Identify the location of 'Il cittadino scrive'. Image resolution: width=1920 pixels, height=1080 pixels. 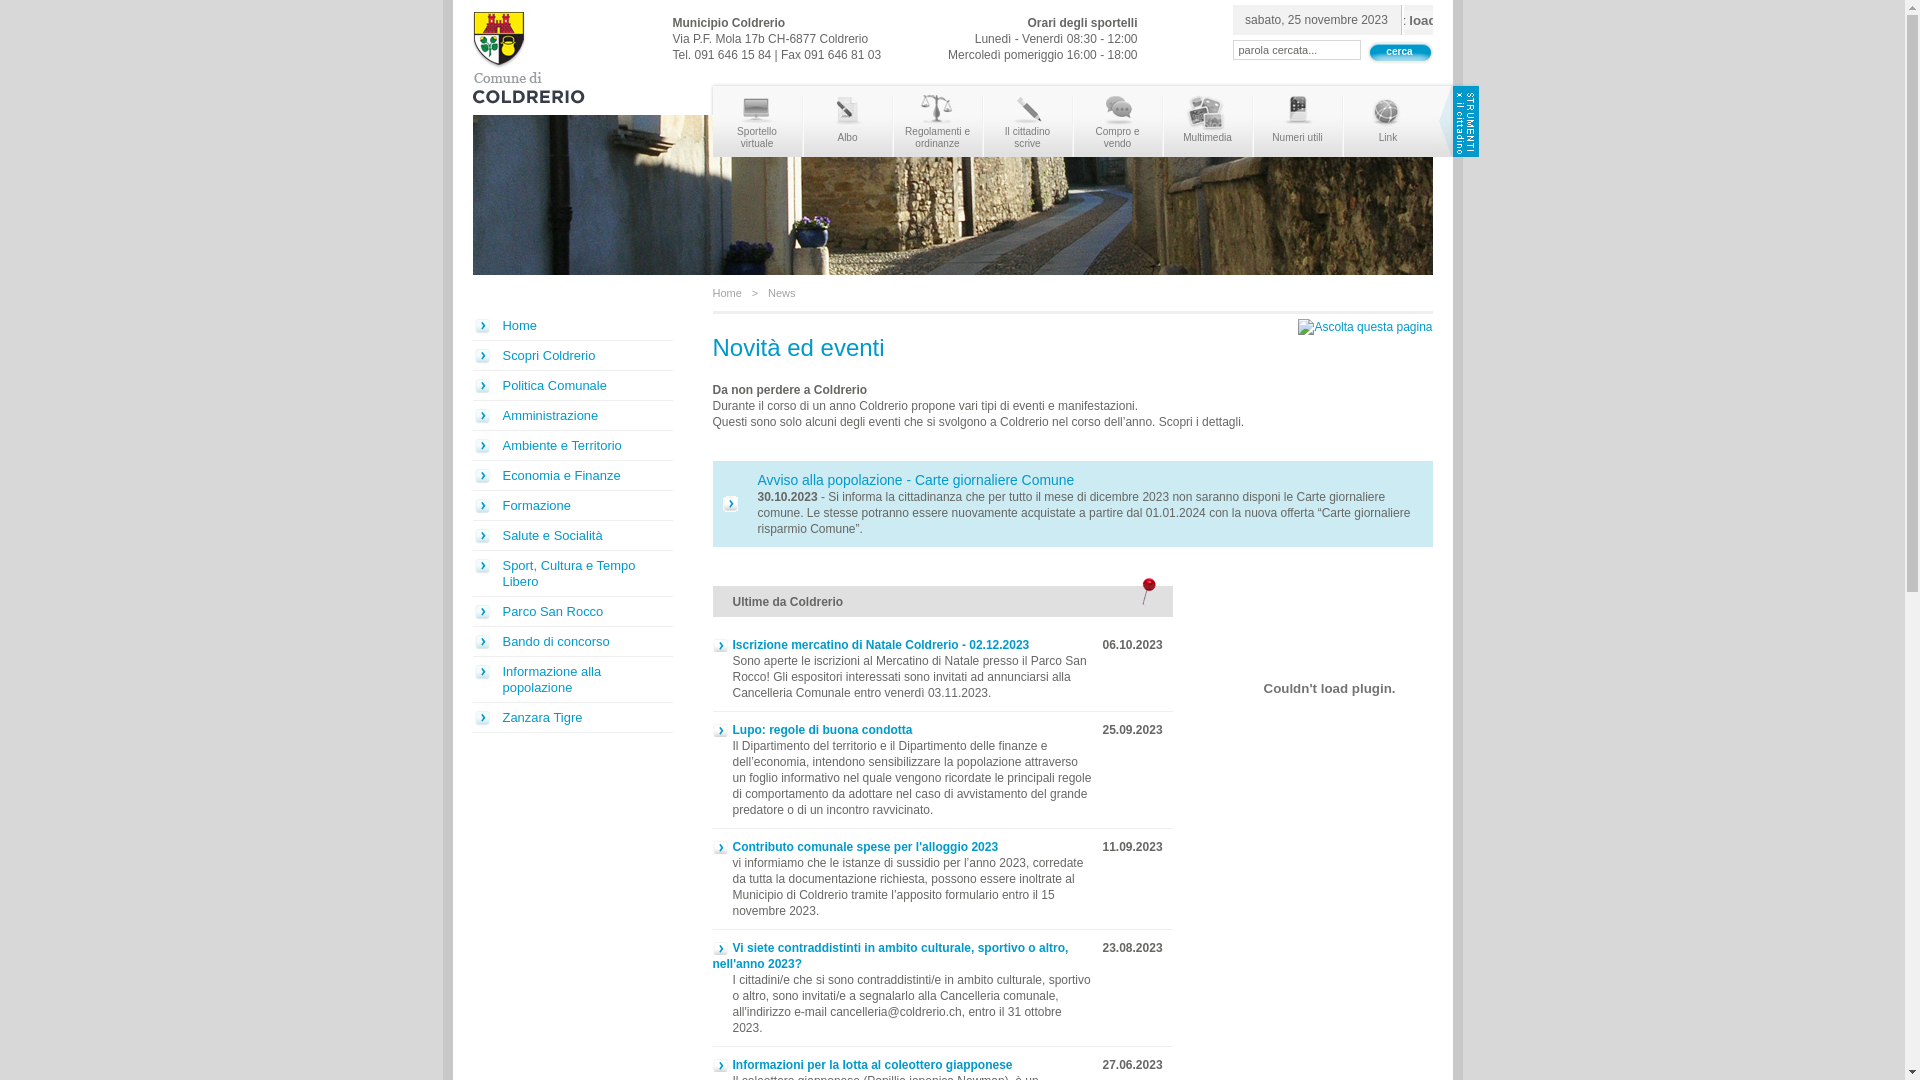
(1027, 121).